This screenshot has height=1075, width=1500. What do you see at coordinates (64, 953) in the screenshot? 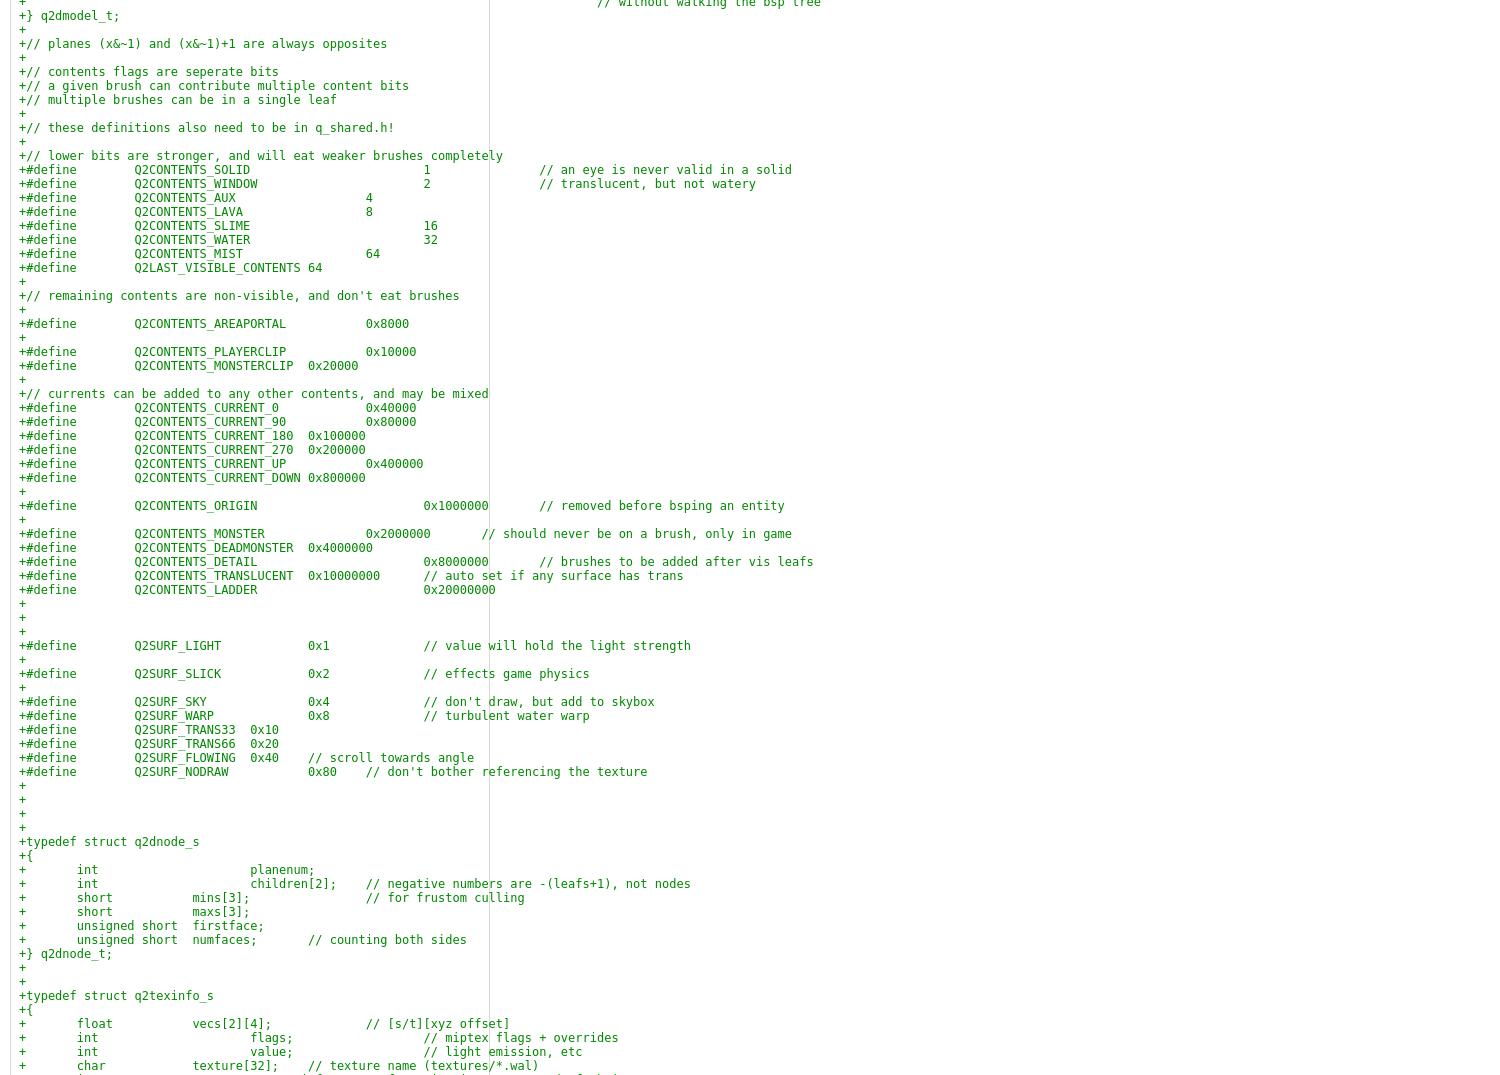
I see `'+} q2dnode_t;'` at bounding box center [64, 953].